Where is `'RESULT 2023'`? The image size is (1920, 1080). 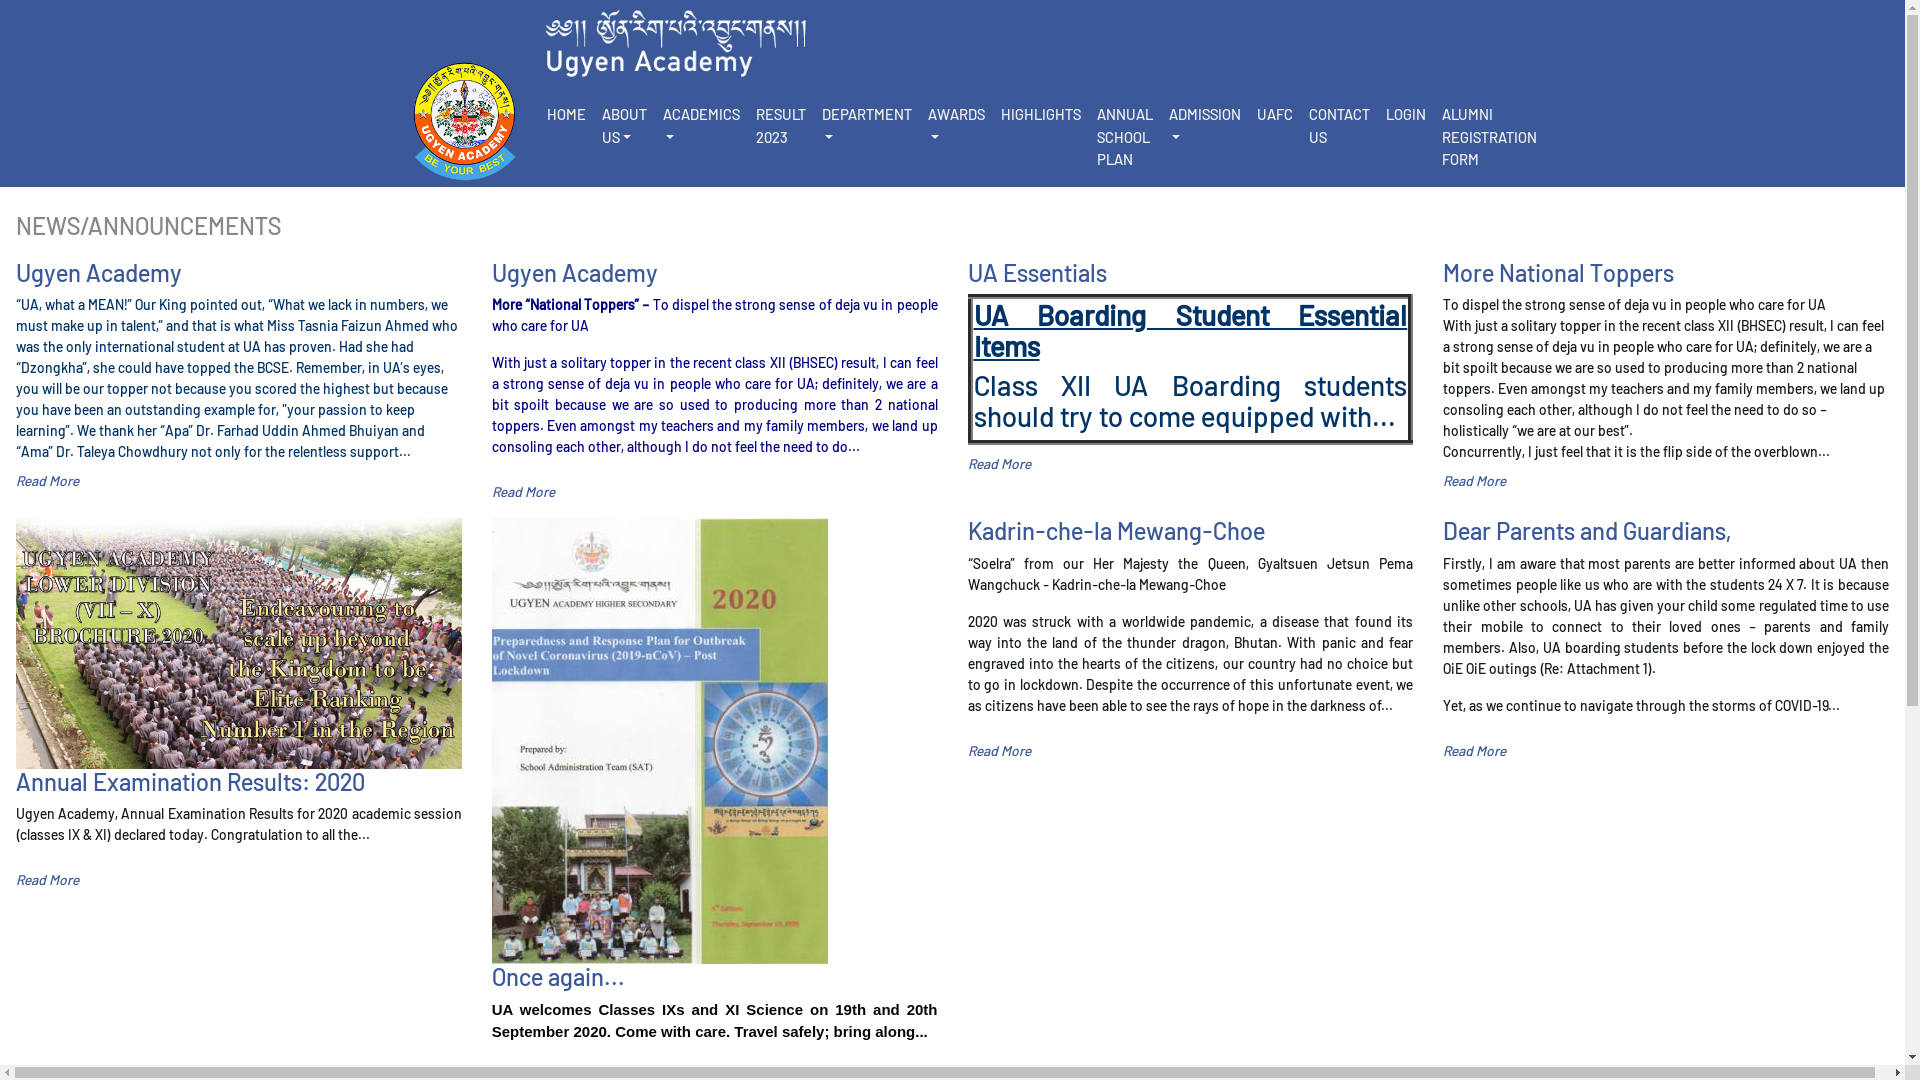 'RESULT 2023' is located at coordinates (780, 125).